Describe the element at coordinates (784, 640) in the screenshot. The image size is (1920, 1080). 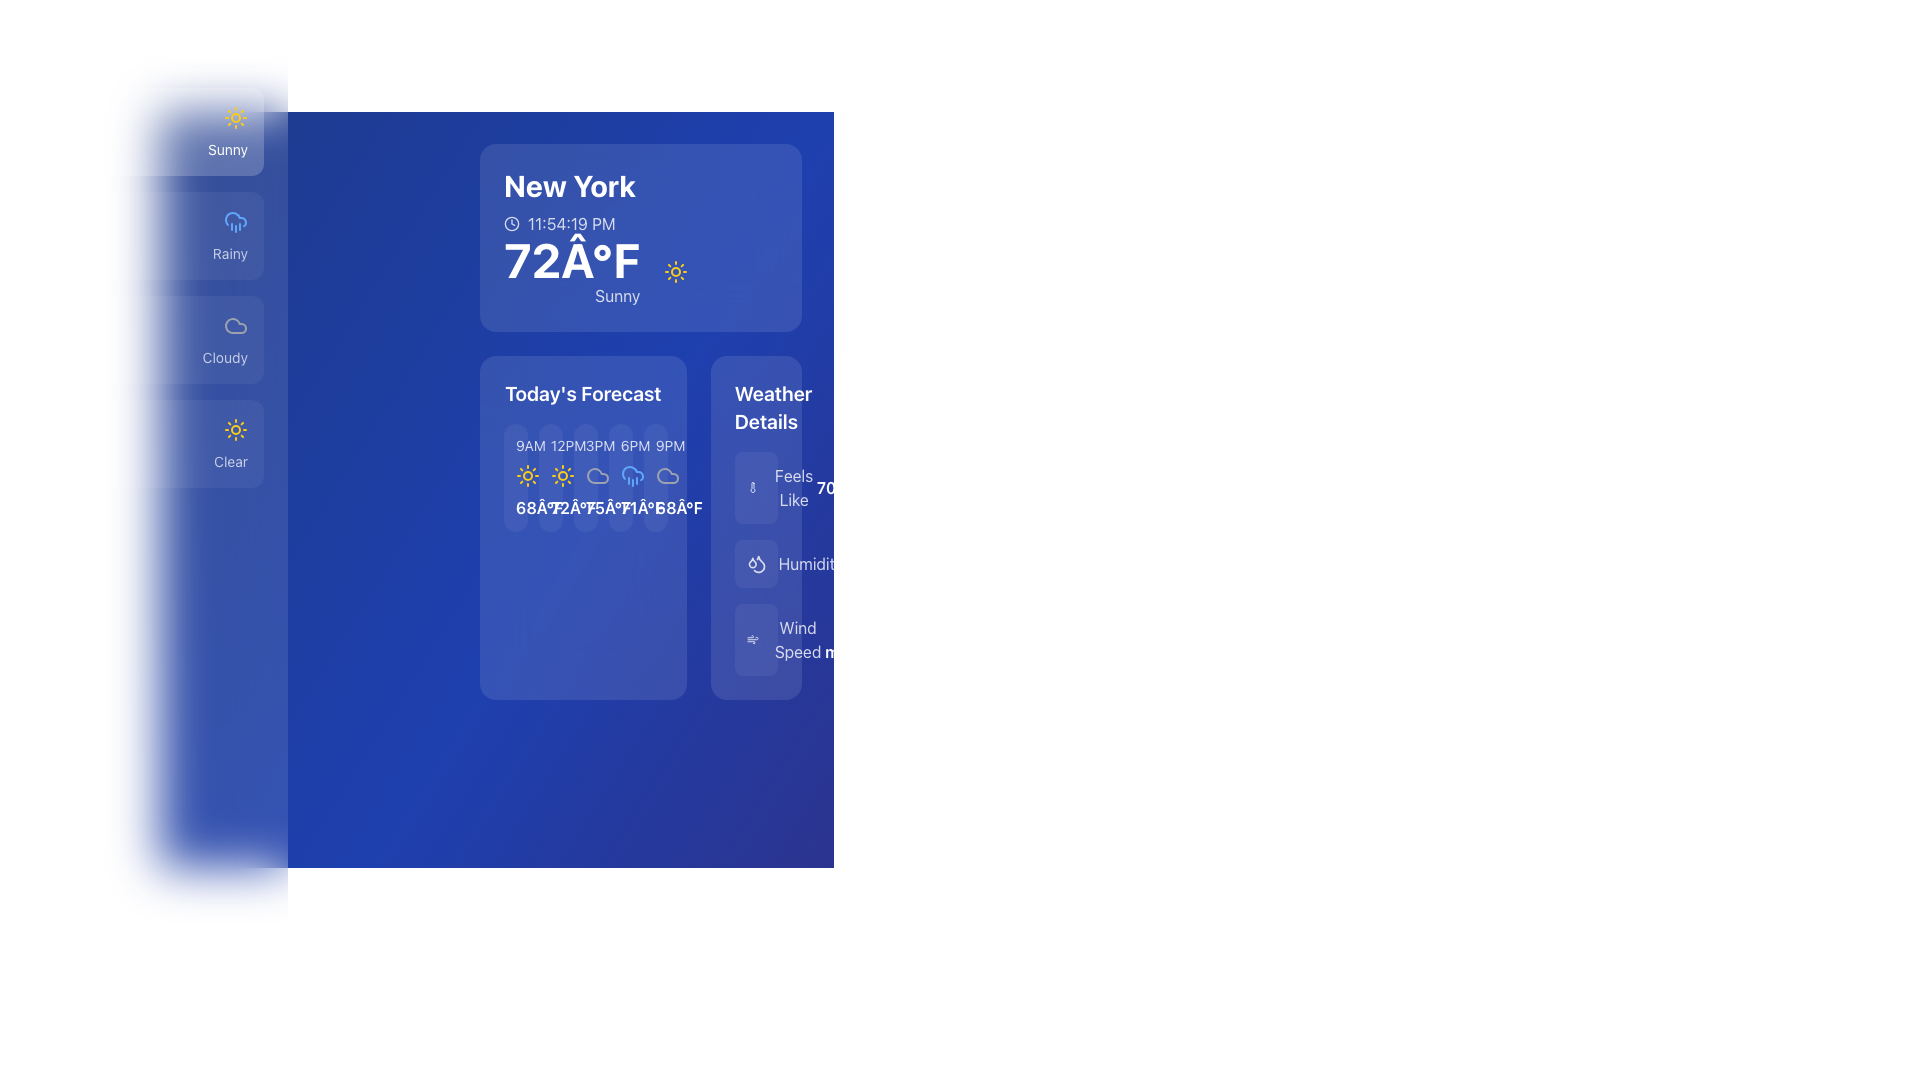
I see `'Wind Speed' label located in the 'Weather Details' panel, positioned below the 'Humidity' information and above the '12 mph' text` at that location.